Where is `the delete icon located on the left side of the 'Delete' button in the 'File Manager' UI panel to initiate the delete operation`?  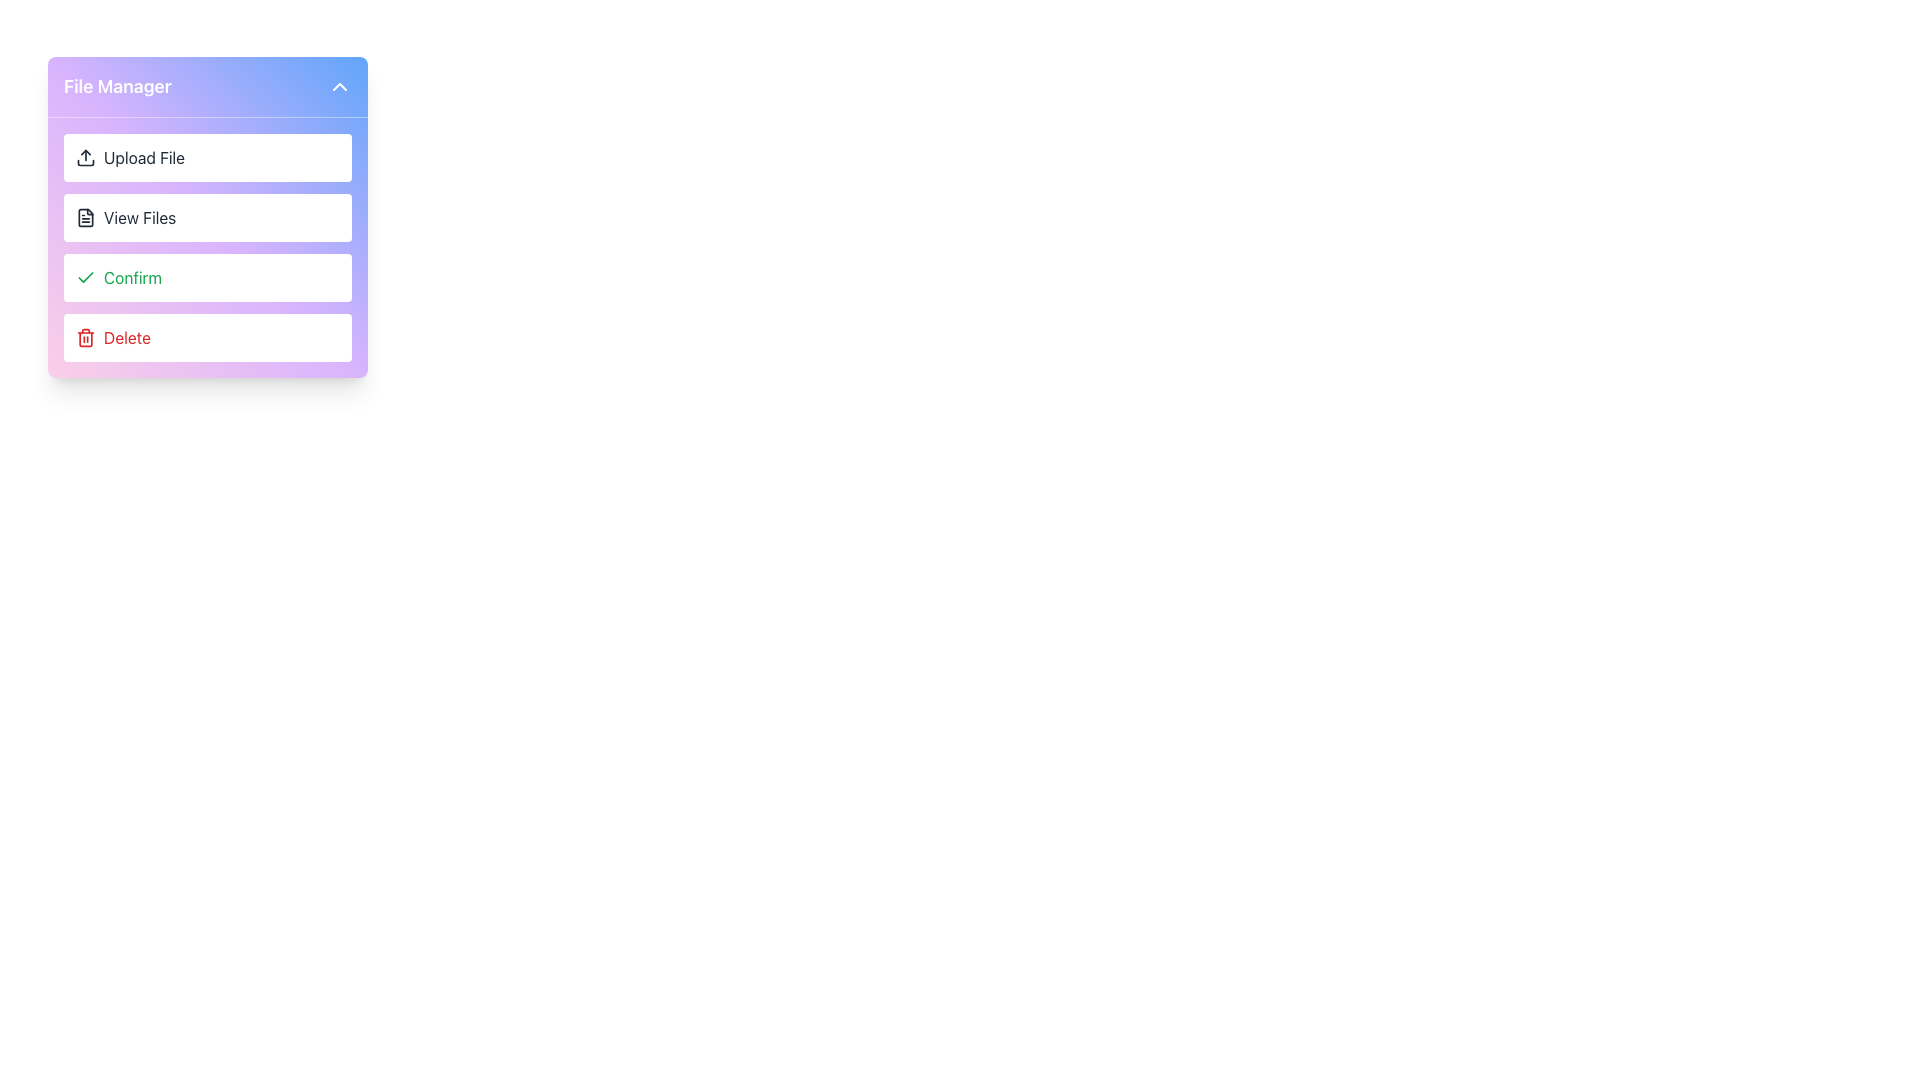 the delete icon located on the left side of the 'Delete' button in the 'File Manager' UI panel to initiate the delete operation is located at coordinates (85, 337).